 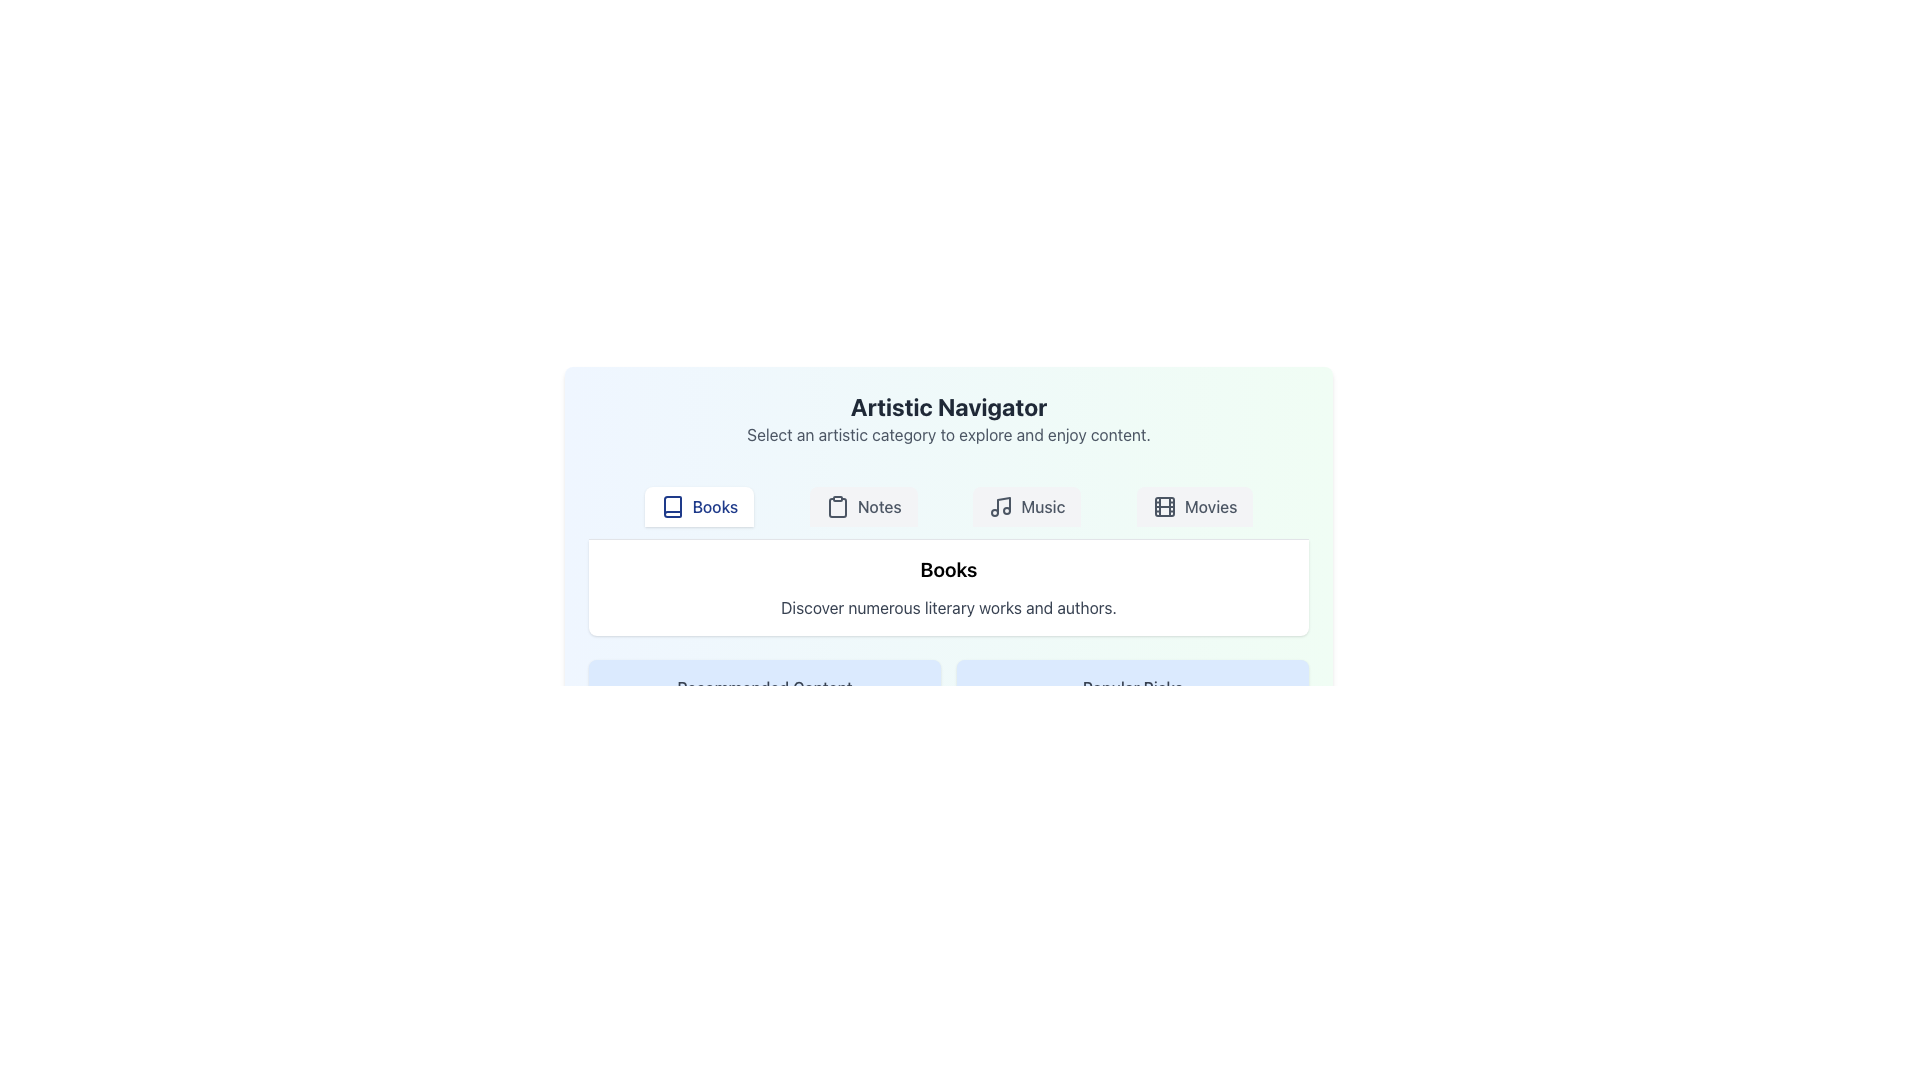 I want to click on the rectangular button with a white background and blue border labeled 'Books', so click(x=699, y=505).